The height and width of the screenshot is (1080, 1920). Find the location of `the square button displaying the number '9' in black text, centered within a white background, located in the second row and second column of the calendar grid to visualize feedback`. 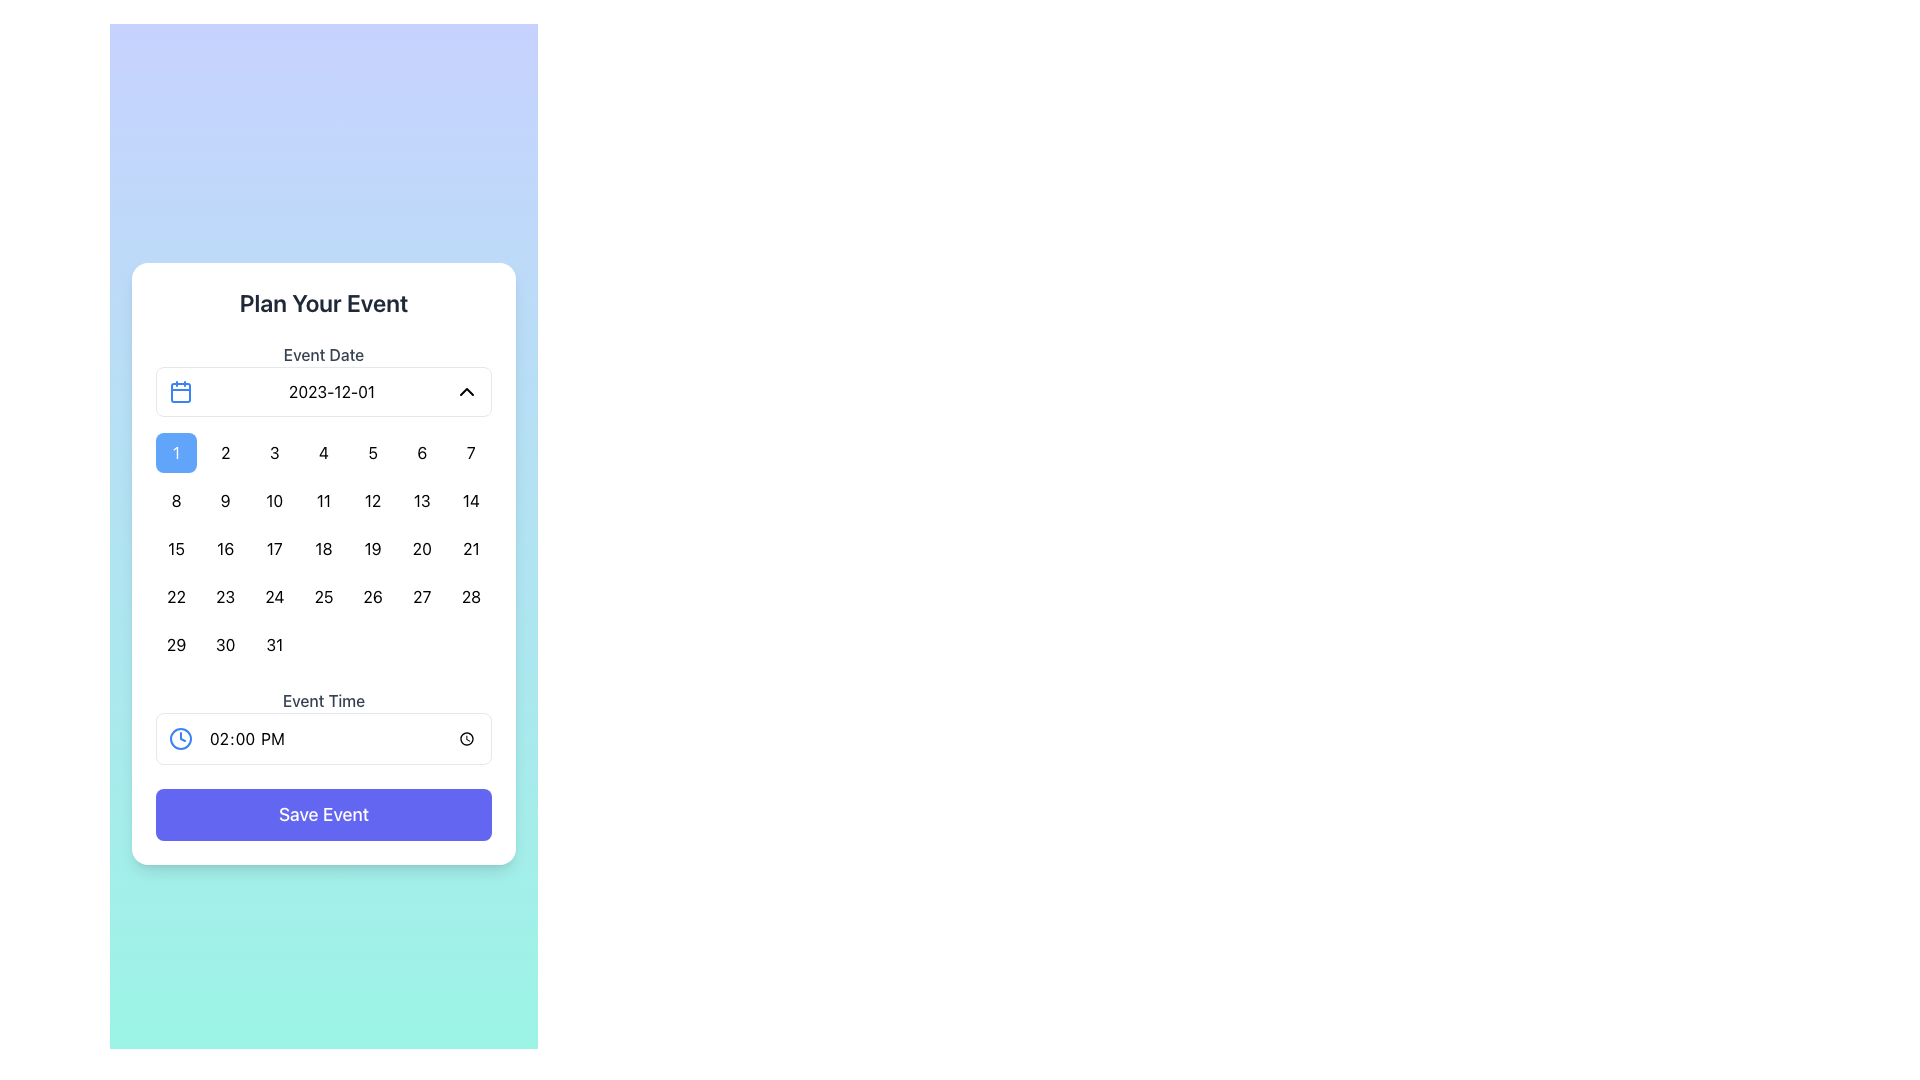

the square button displaying the number '9' in black text, centered within a white background, located in the second row and second column of the calendar grid to visualize feedback is located at coordinates (225, 500).